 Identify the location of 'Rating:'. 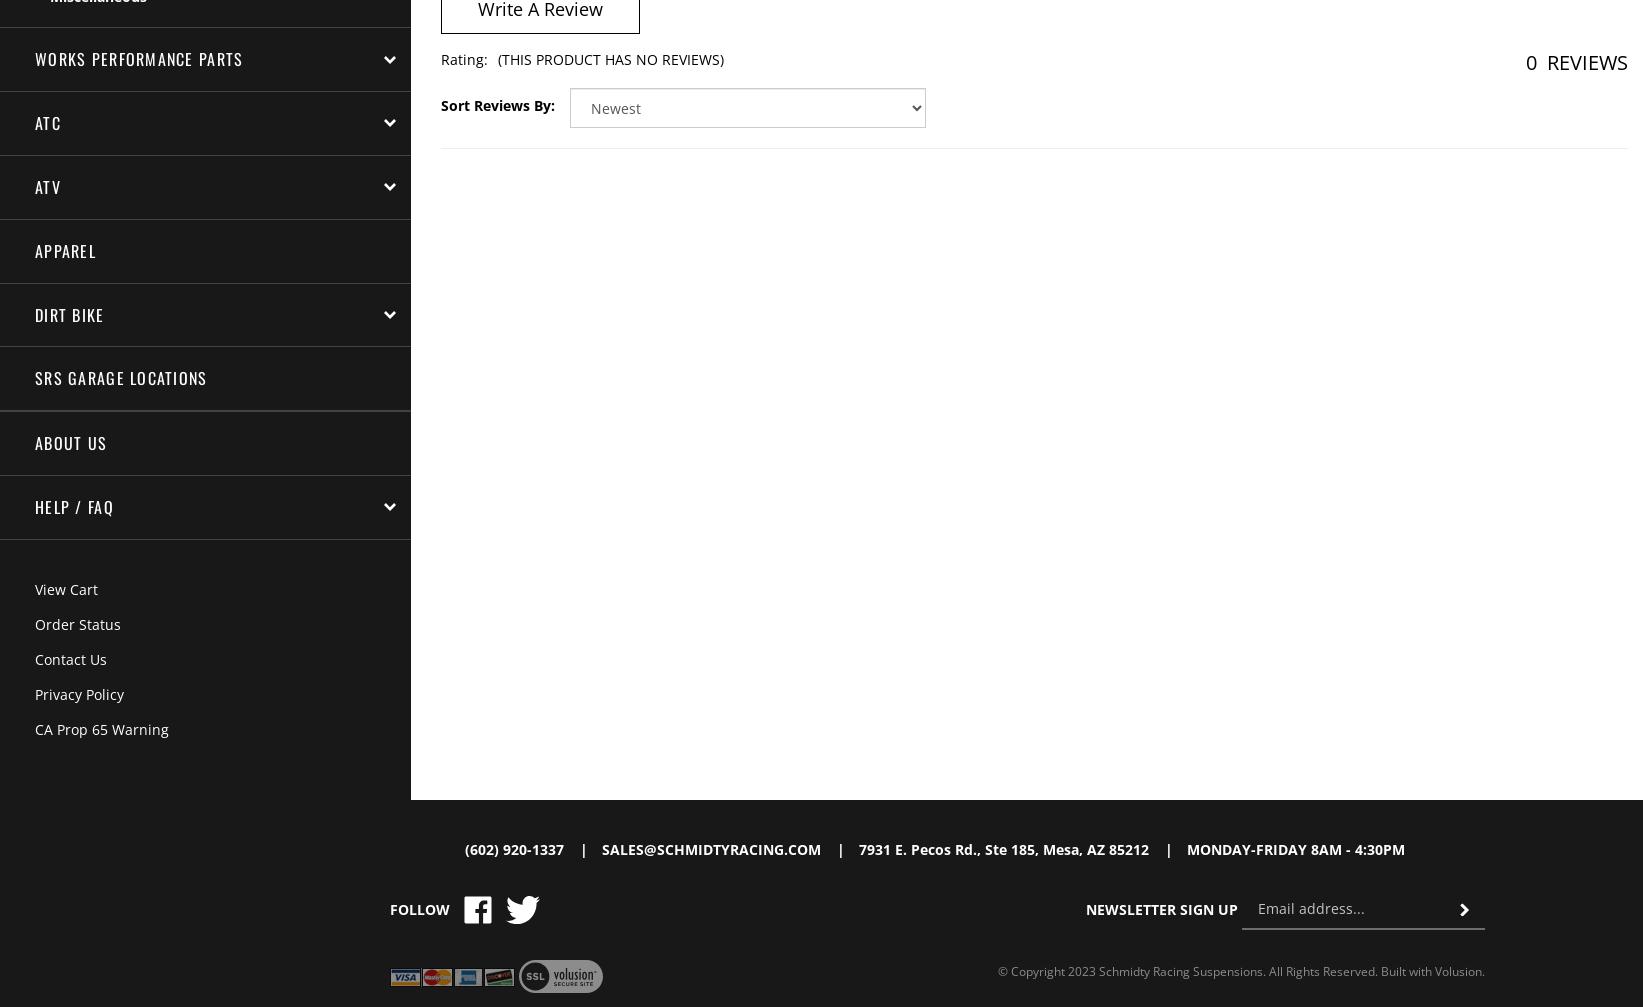
(462, 59).